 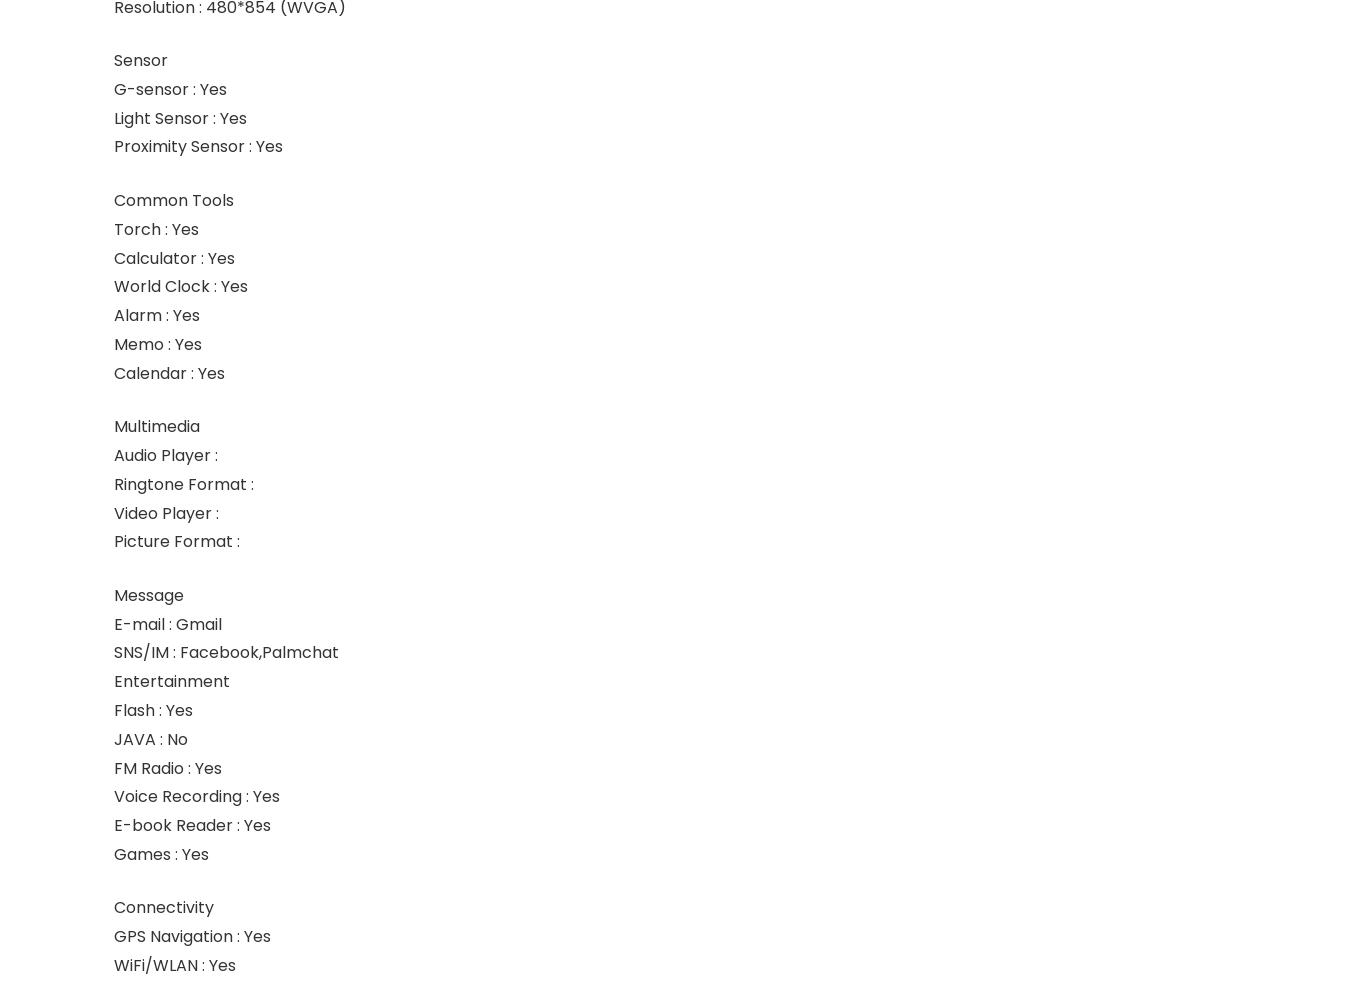 What do you see at coordinates (173, 199) in the screenshot?
I see `'Common Tools'` at bounding box center [173, 199].